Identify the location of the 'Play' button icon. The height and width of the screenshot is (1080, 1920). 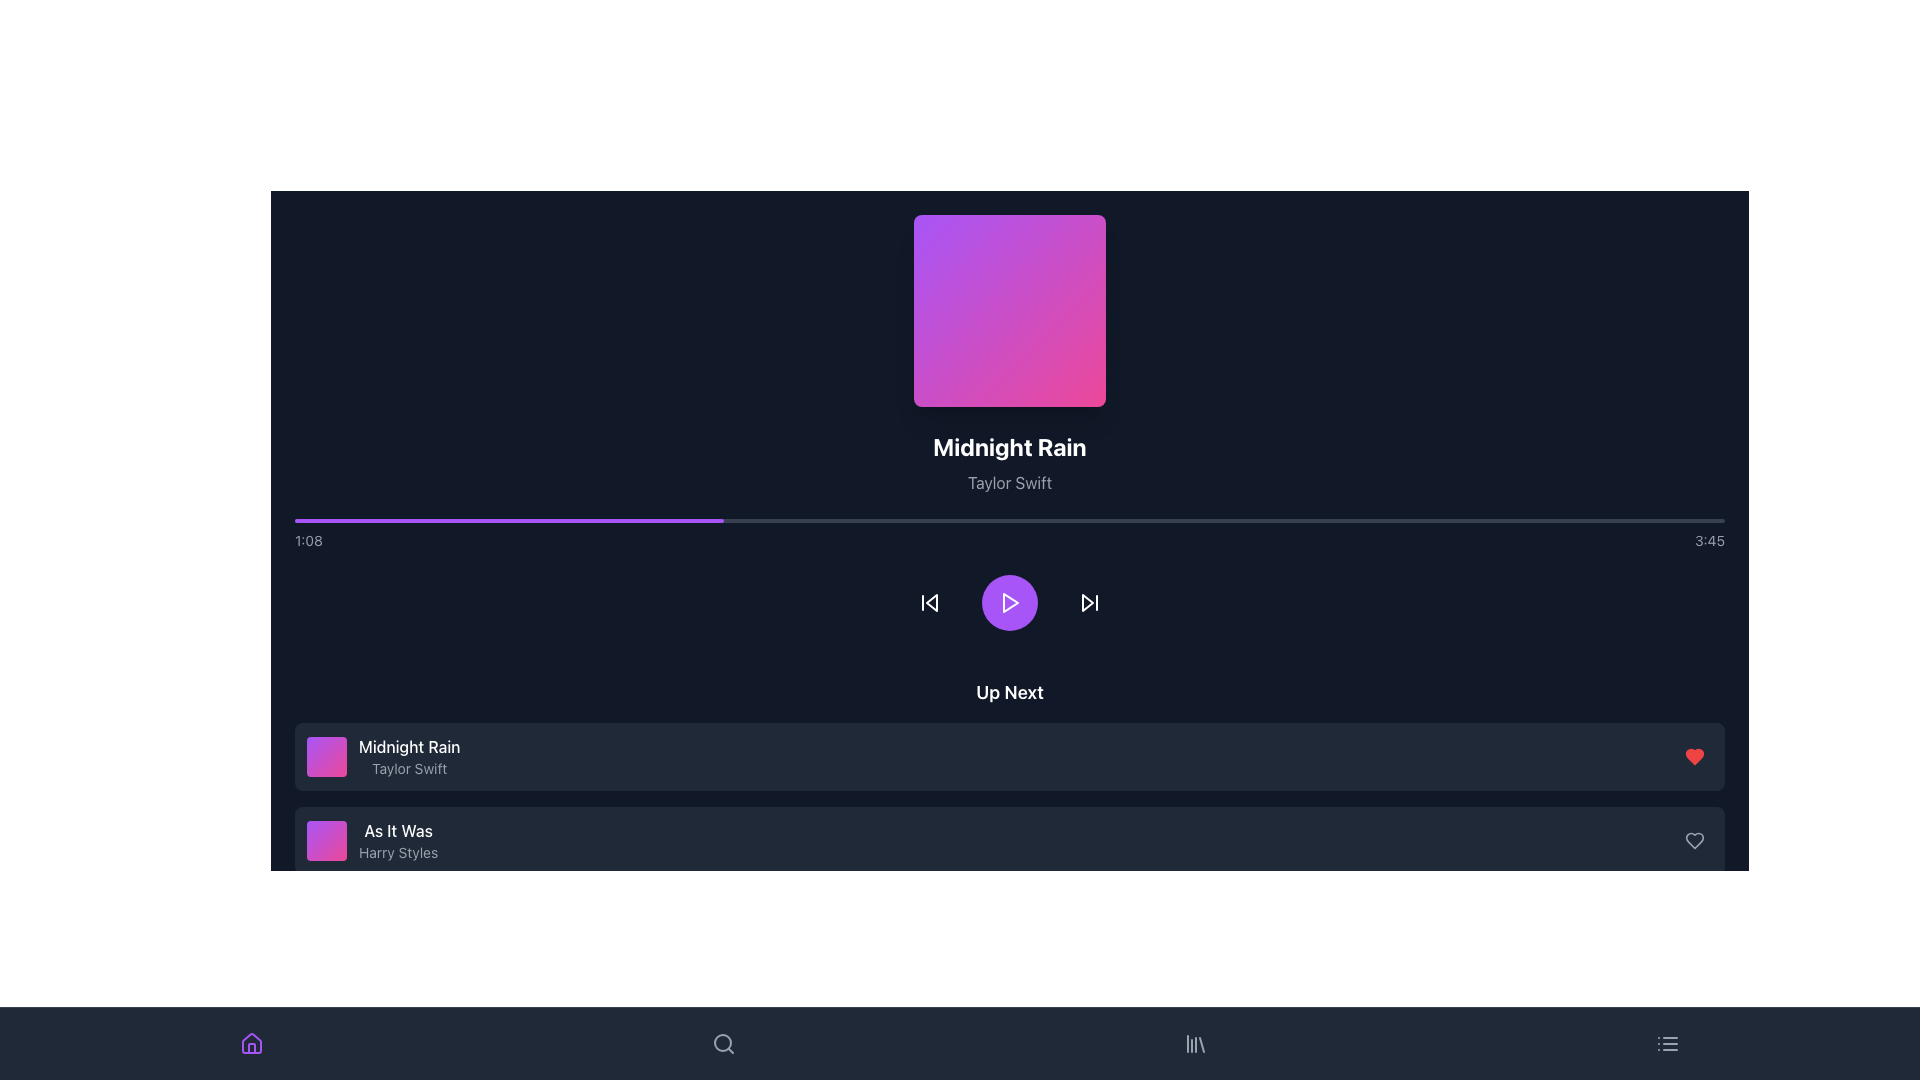
(1009, 601).